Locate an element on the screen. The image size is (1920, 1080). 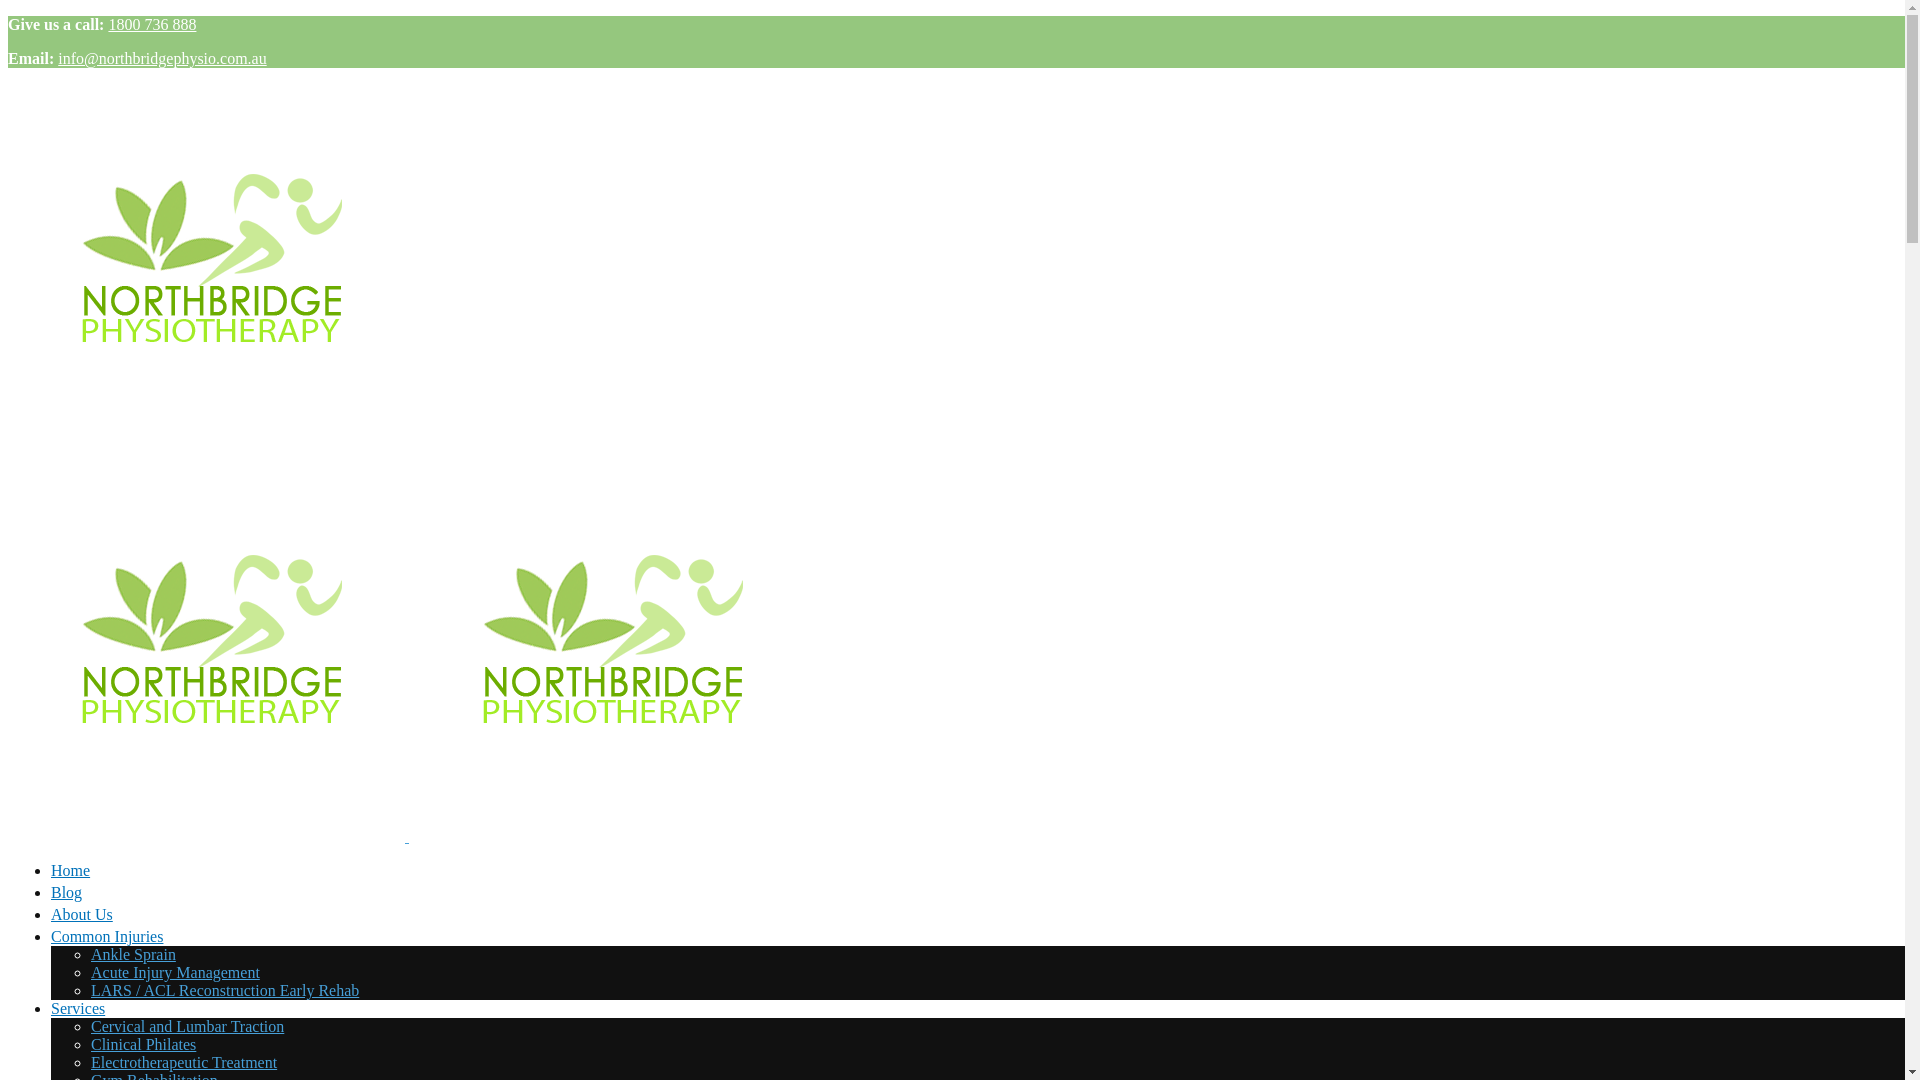
'Electrotherapeutic Treatment' is located at coordinates (183, 1061).